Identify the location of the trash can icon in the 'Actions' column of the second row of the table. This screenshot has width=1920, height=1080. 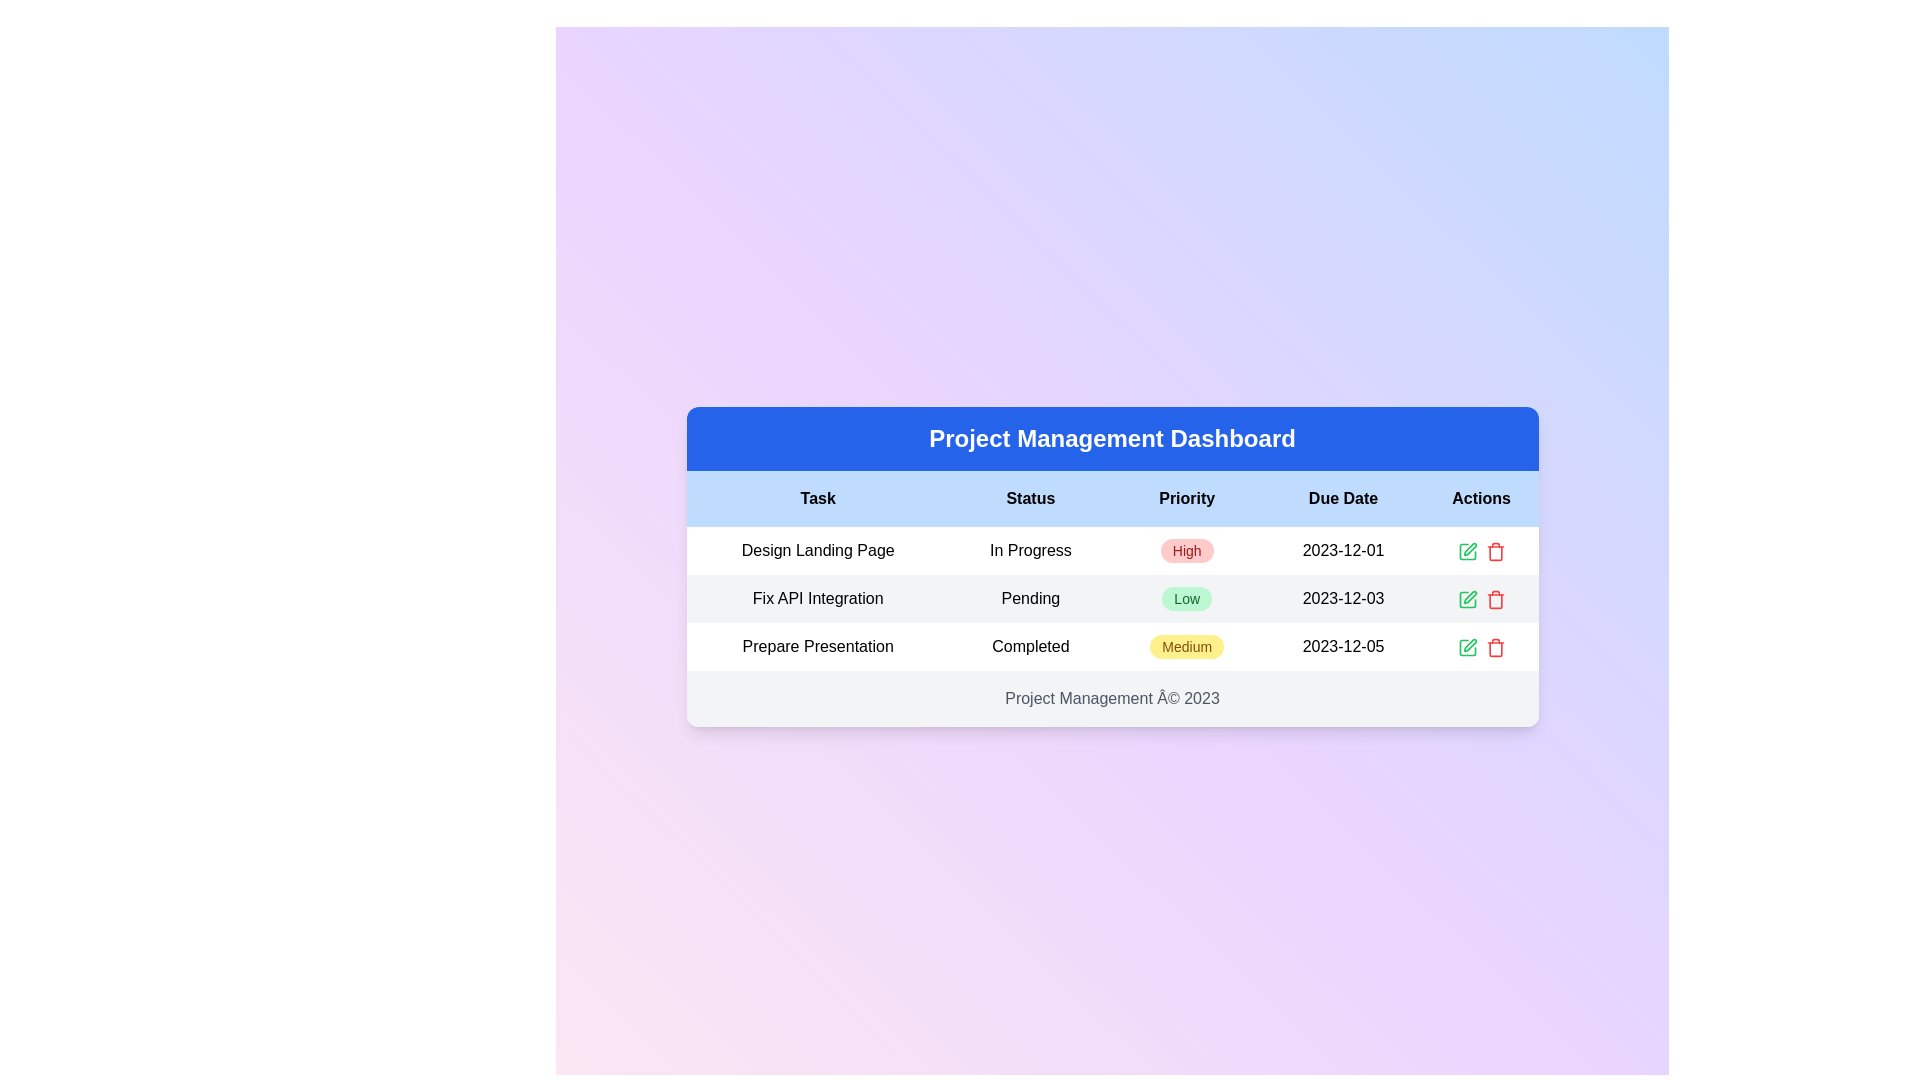
(1495, 598).